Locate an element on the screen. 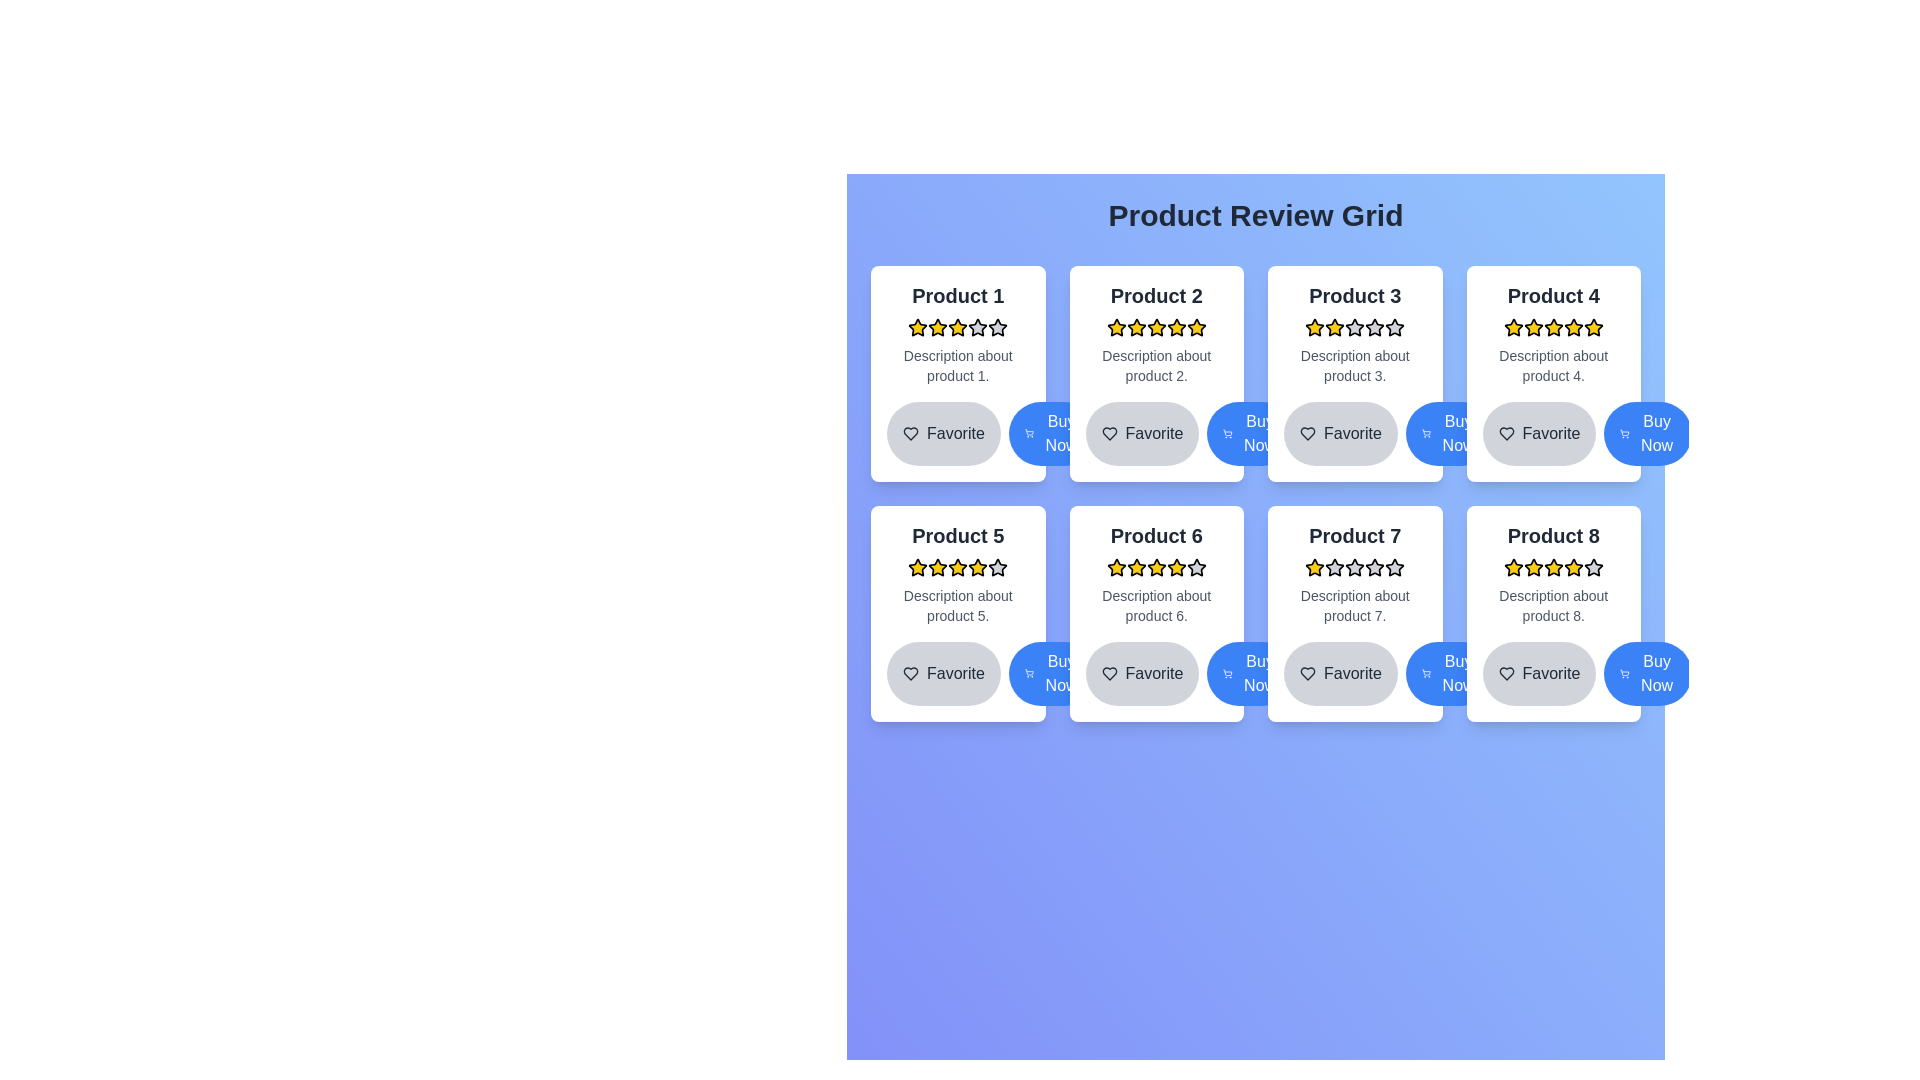 This screenshot has height=1080, width=1920. the fifth gray star icon, part of the rating system for 'Product 3', which has a metallic aesthetic and outlined design is located at coordinates (1394, 326).